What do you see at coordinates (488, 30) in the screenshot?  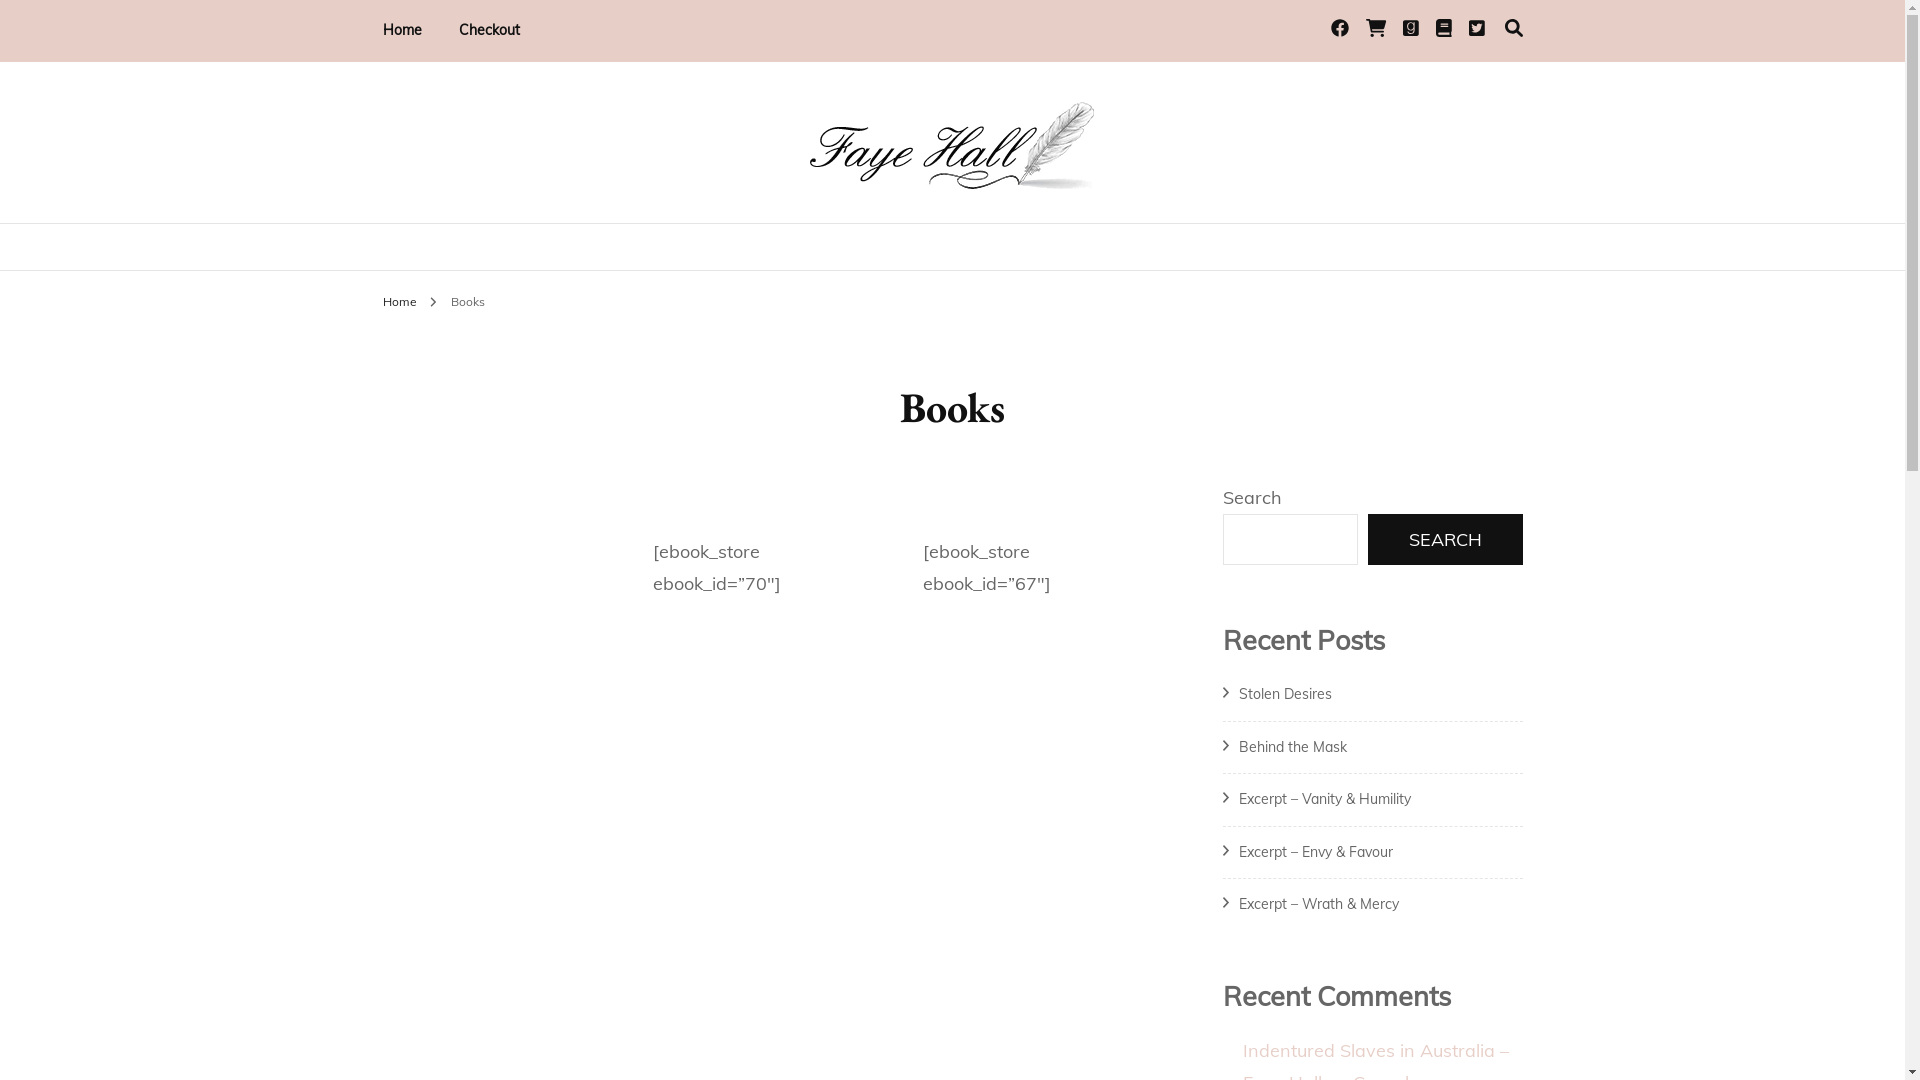 I see `'Checkout'` at bounding box center [488, 30].